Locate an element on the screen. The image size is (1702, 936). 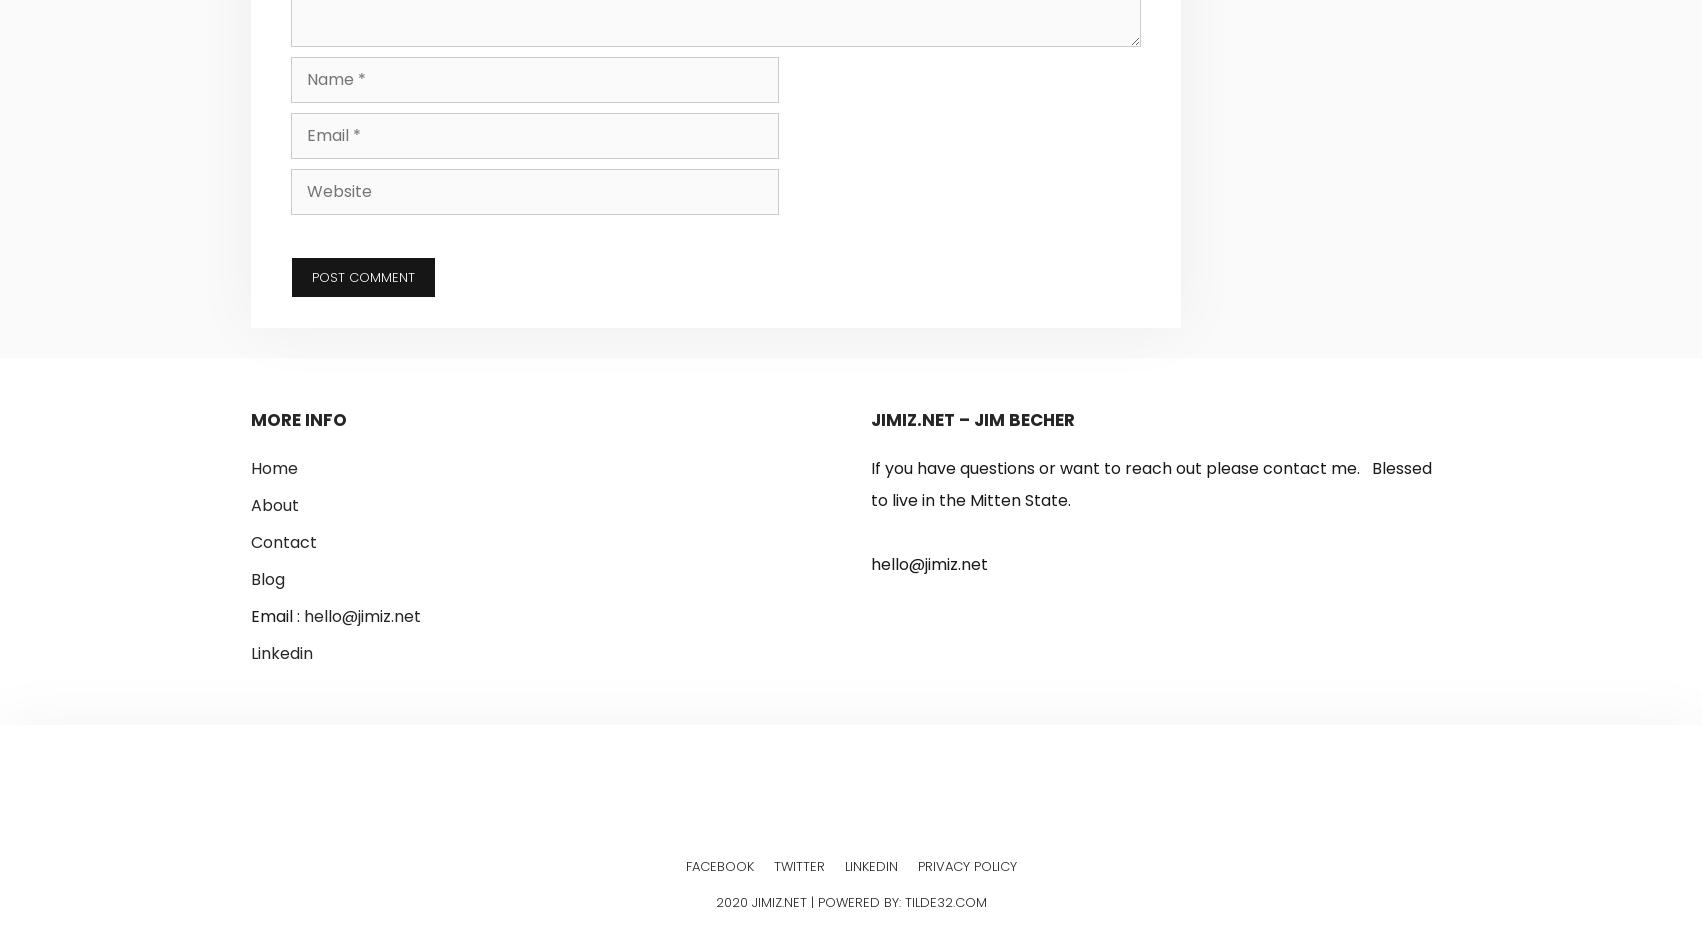
'Privacy Policy' is located at coordinates (966, 864).